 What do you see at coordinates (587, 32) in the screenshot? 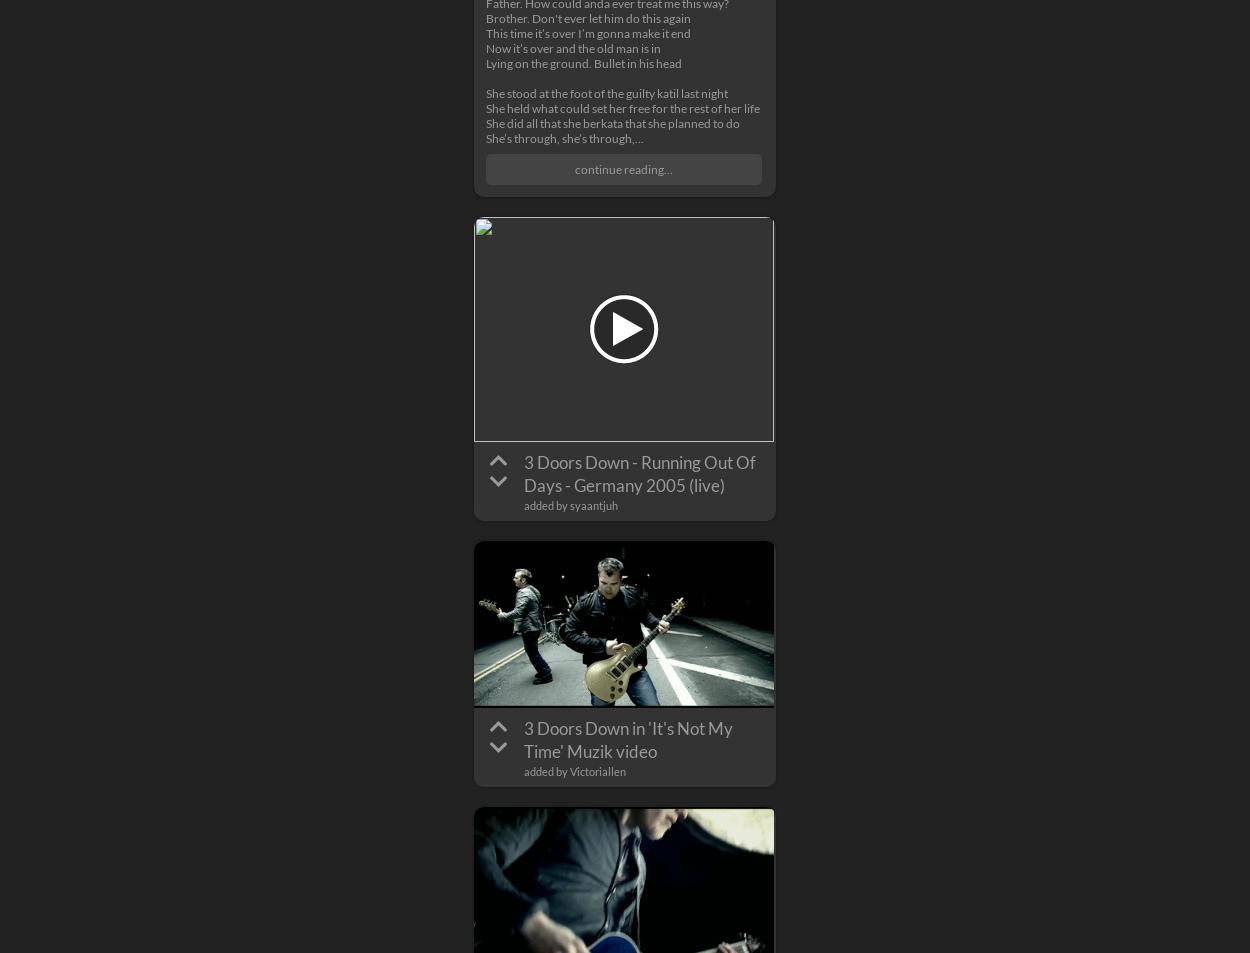
I see `'This time it’s over I’m gonna make it end'` at bounding box center [587, 32].